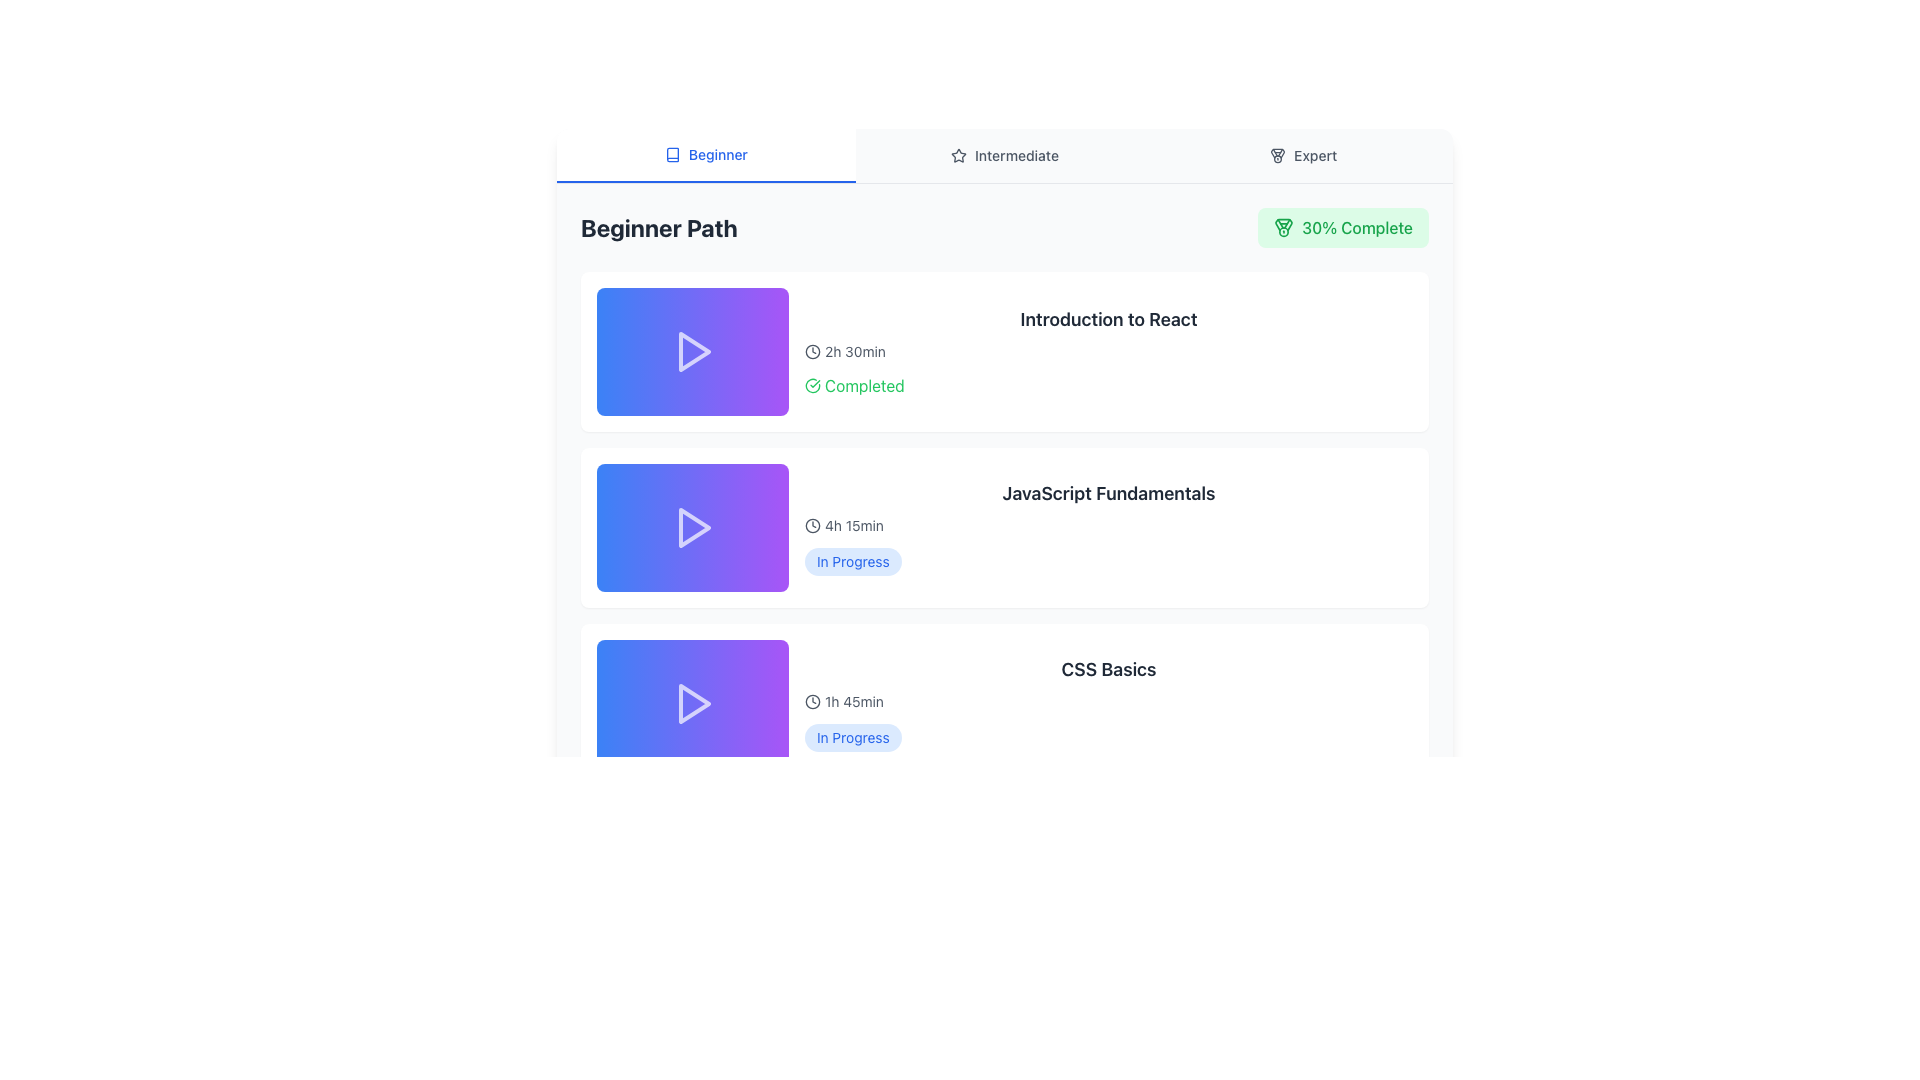 This screenshot has width=1920, height=1080. What do you see at coordinates (855, 350) in the screenshot?
I see `the static text element displaying the duration '2h 30min' located within the time indicator component of the 'Introduction to React' course entry` at bounding box center [855, 350].